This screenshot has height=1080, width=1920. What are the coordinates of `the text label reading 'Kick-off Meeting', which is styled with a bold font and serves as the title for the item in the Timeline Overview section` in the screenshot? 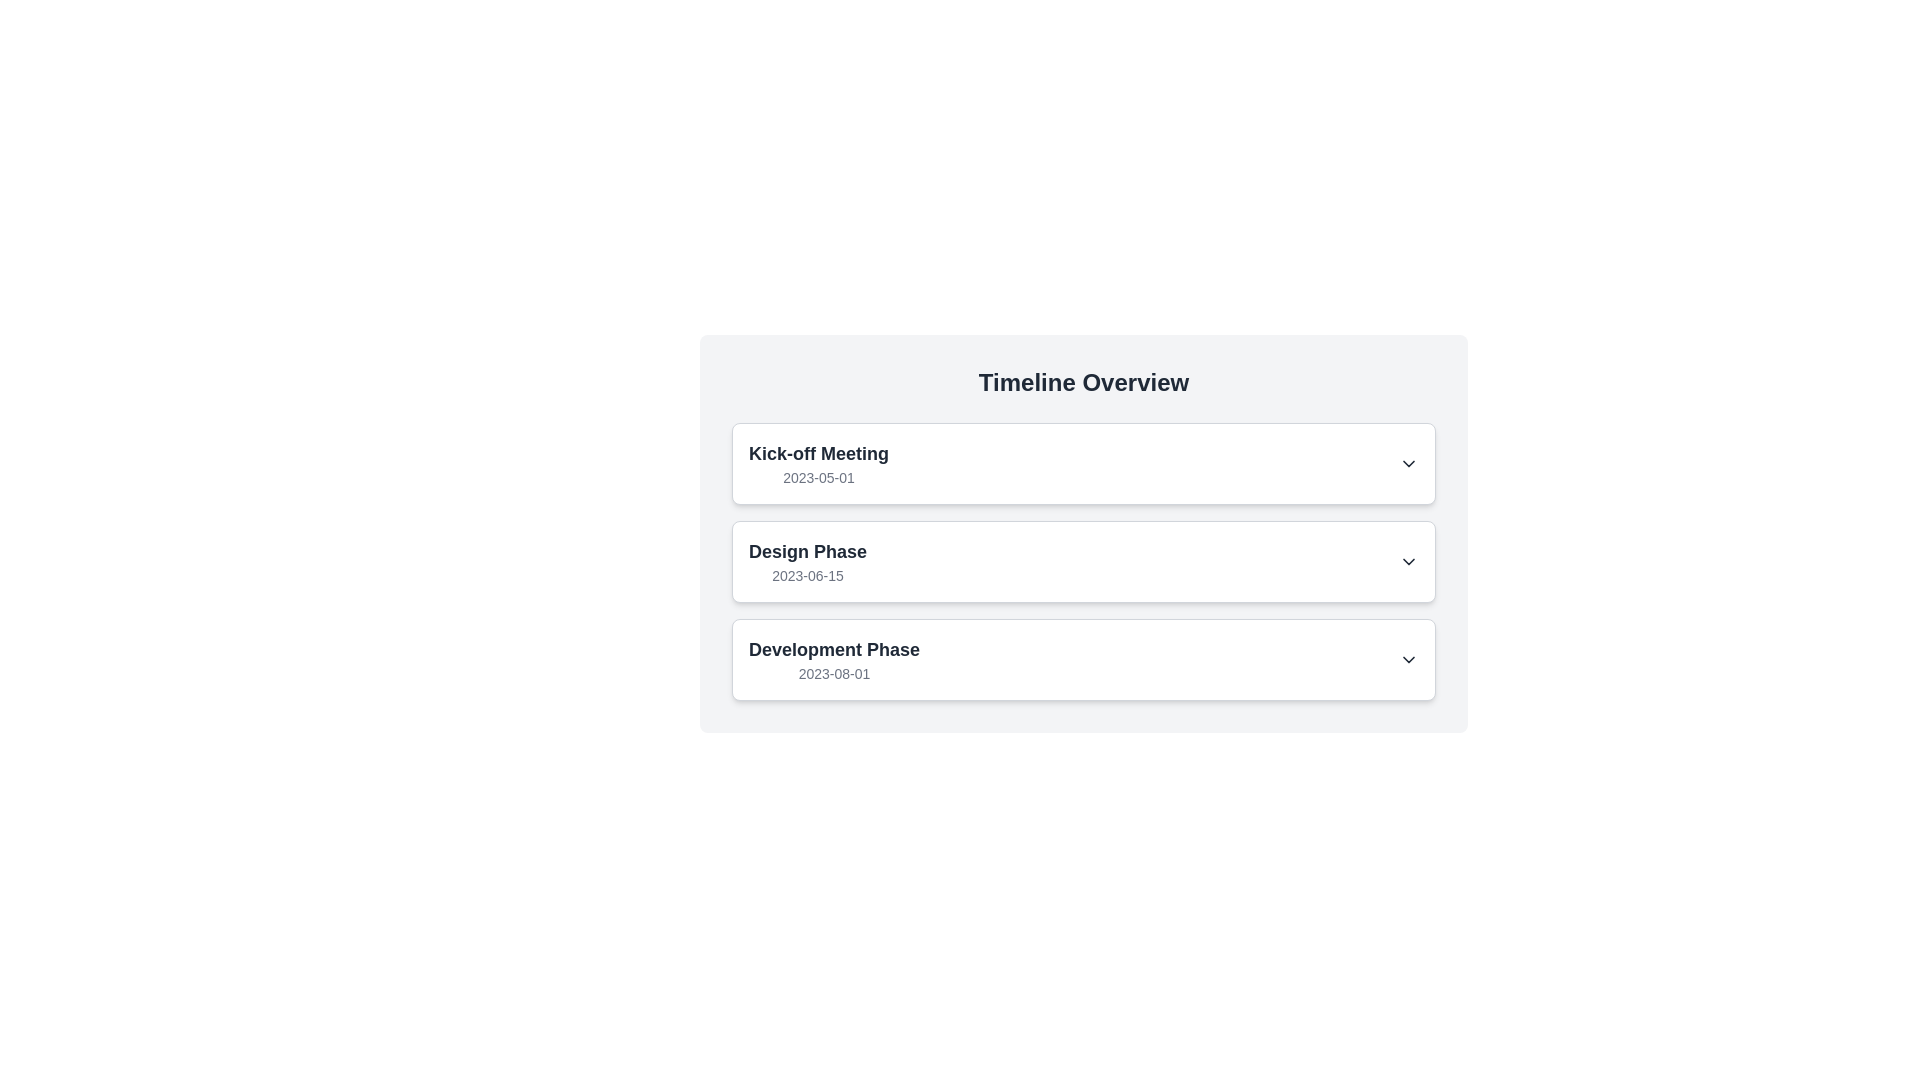 It's located at (819, 454).